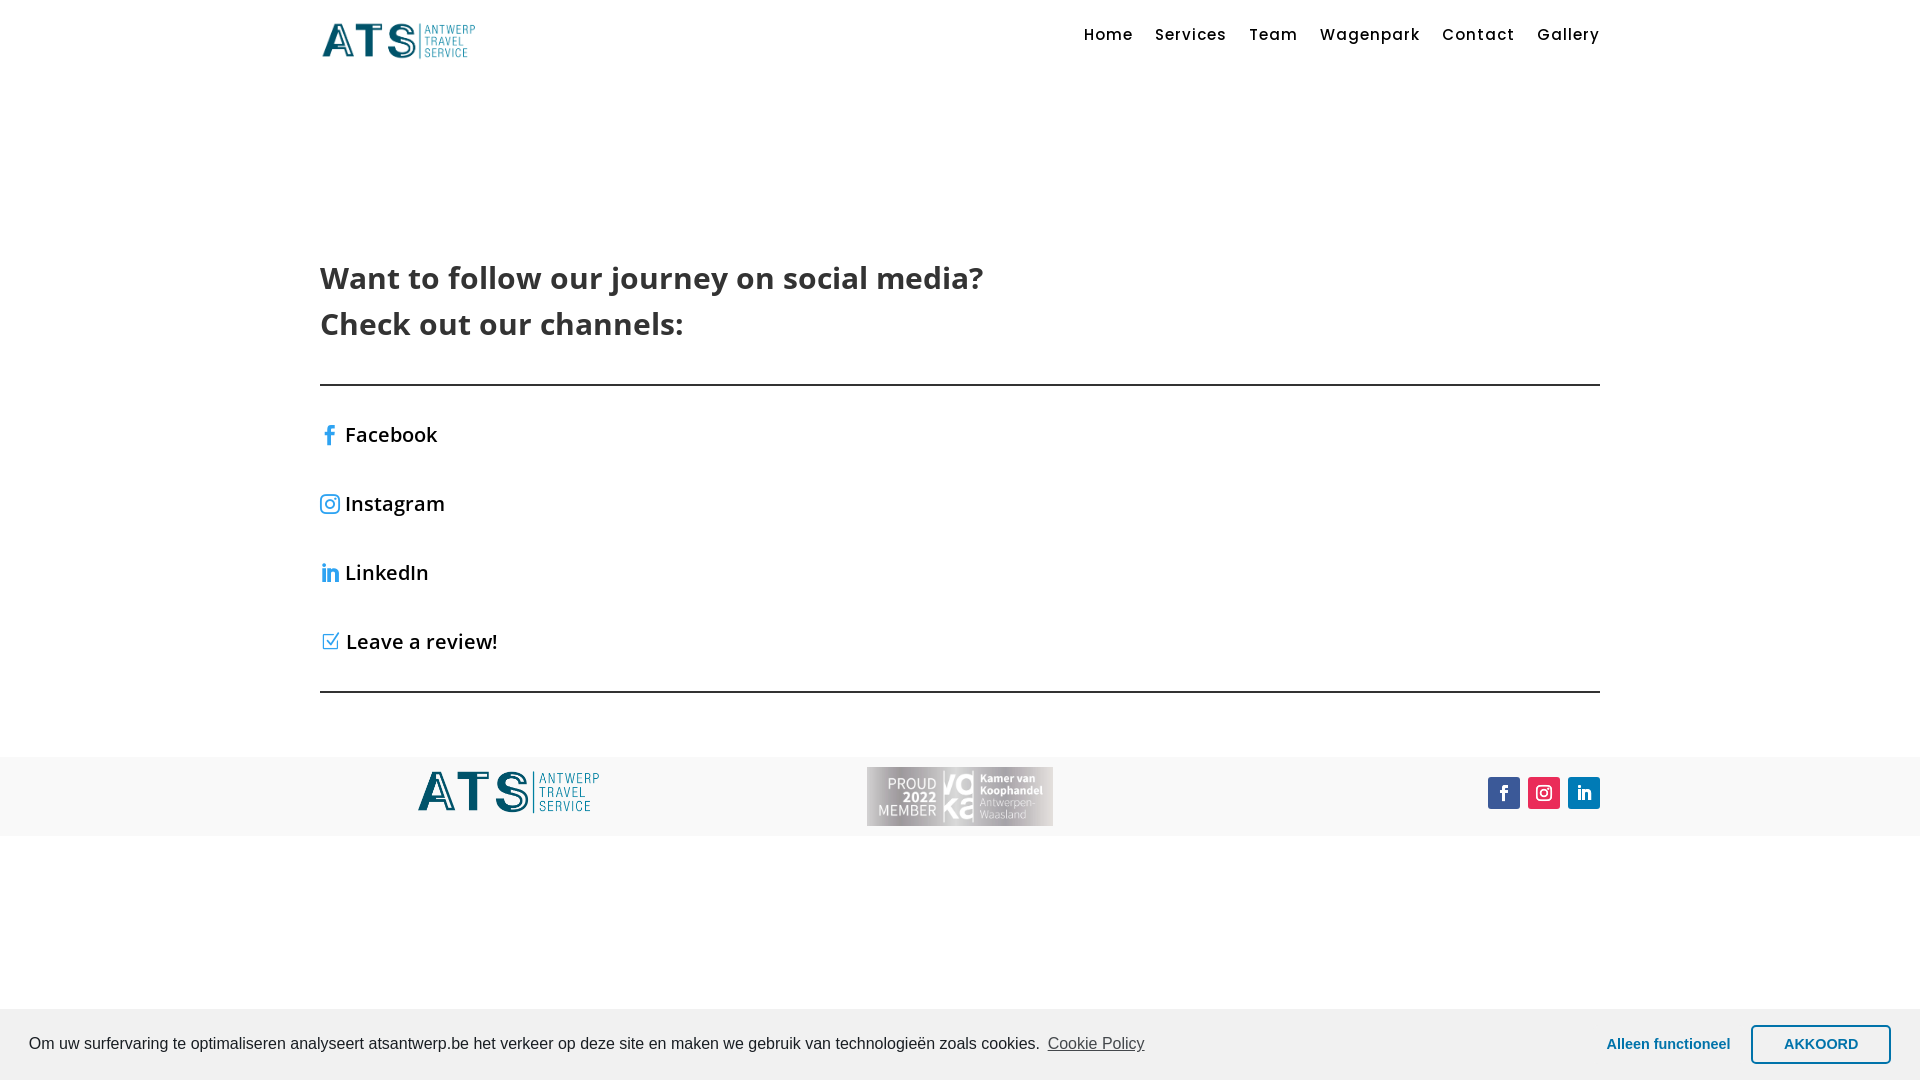 This screenshot has height=1080, width=1920. Describe the element at coordinates (960, 795) in the screenshot. I see `'logo_voka'` at that location.